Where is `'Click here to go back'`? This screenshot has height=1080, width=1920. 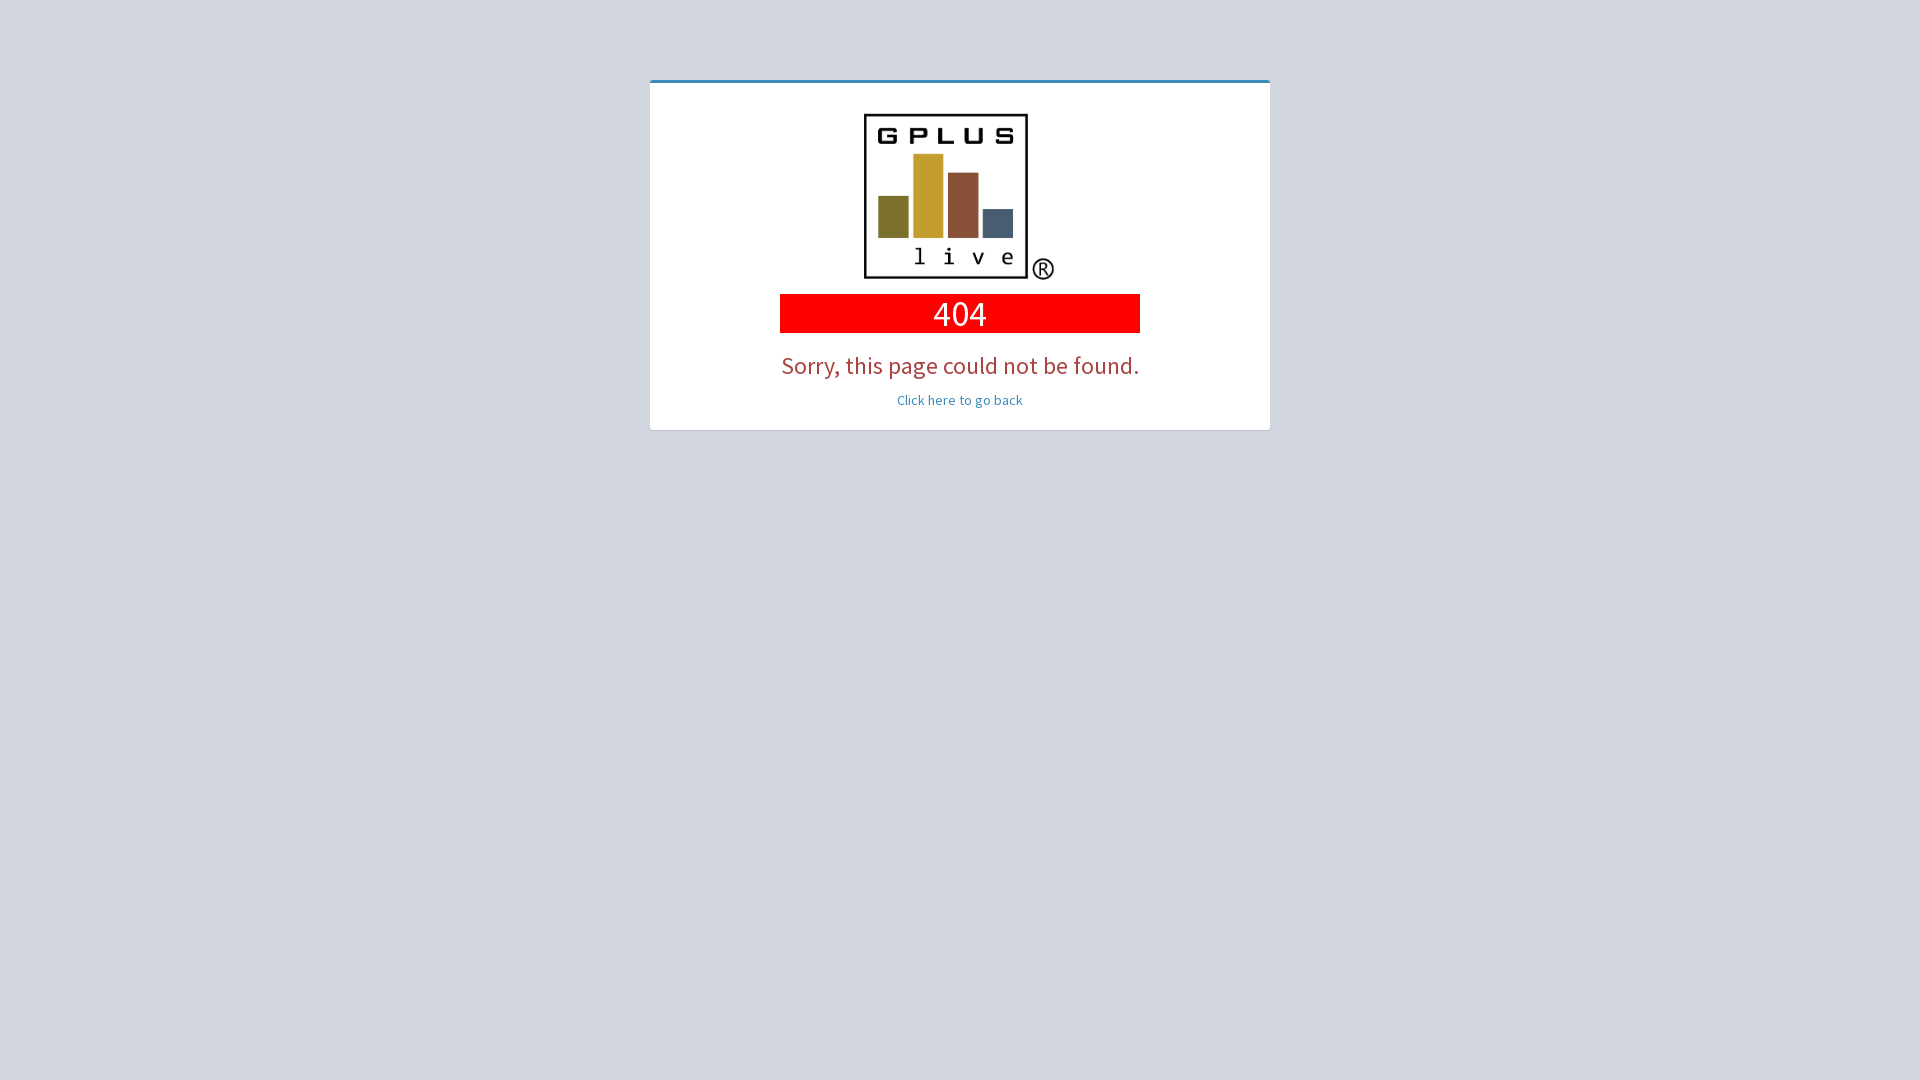
'Click here to go back' is located at coordinates (960, 400).